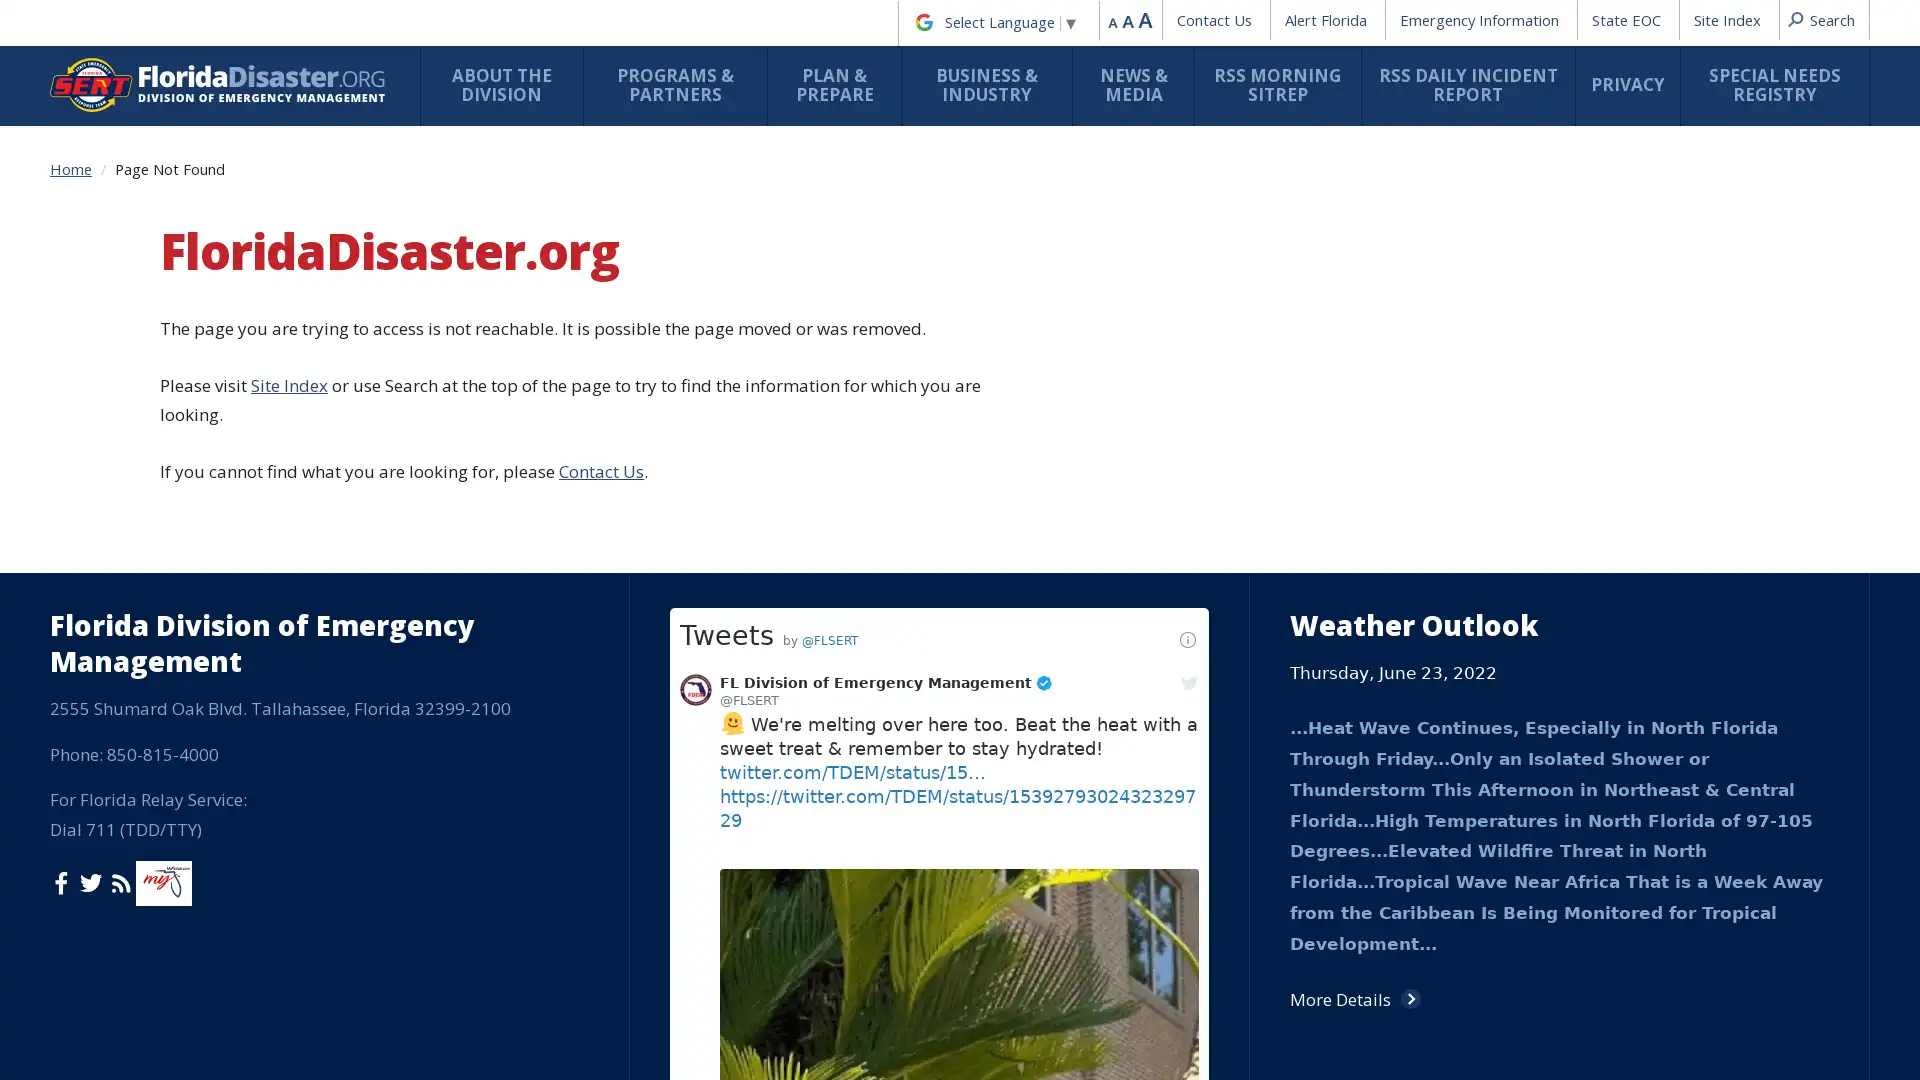 Image resolution: width=1920 pixels, height=1080 pixels. I want to click on Toggle More, so click(801, 686).